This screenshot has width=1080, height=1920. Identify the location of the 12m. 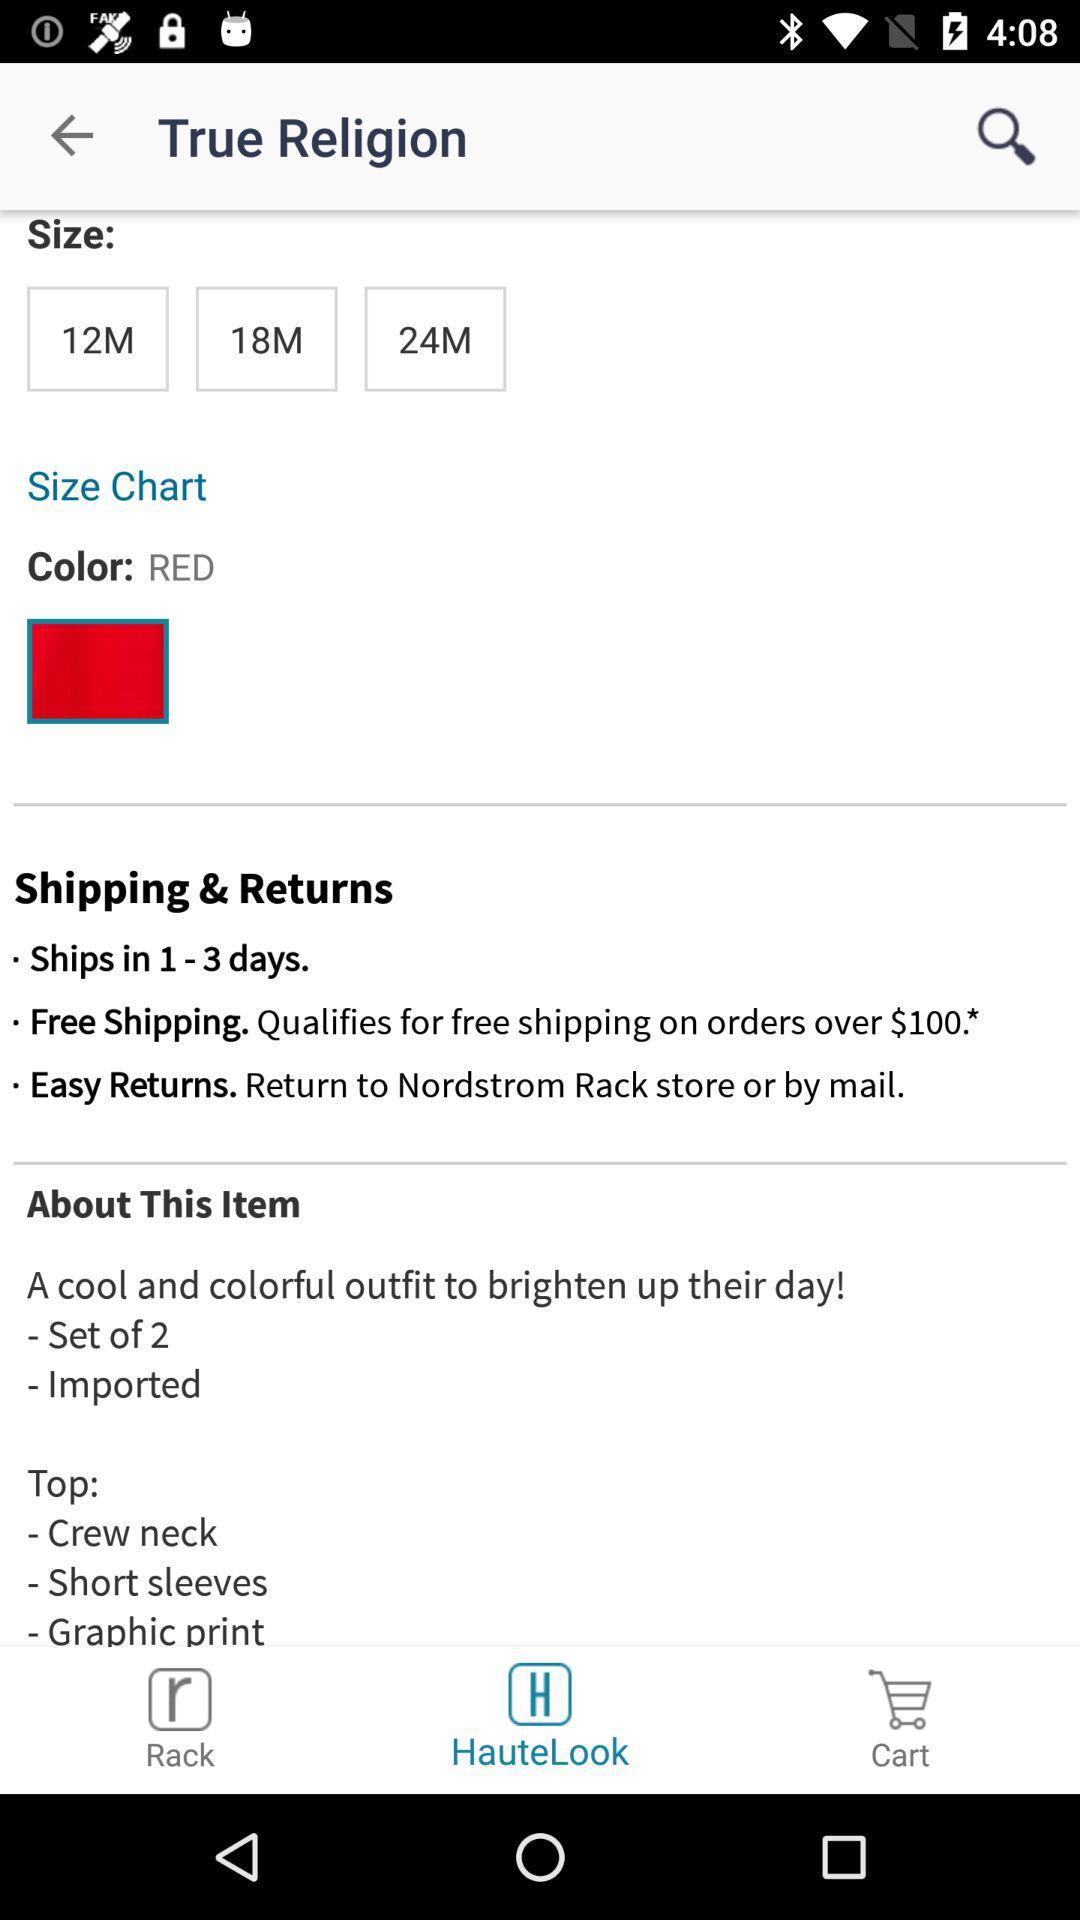
(97, 339).